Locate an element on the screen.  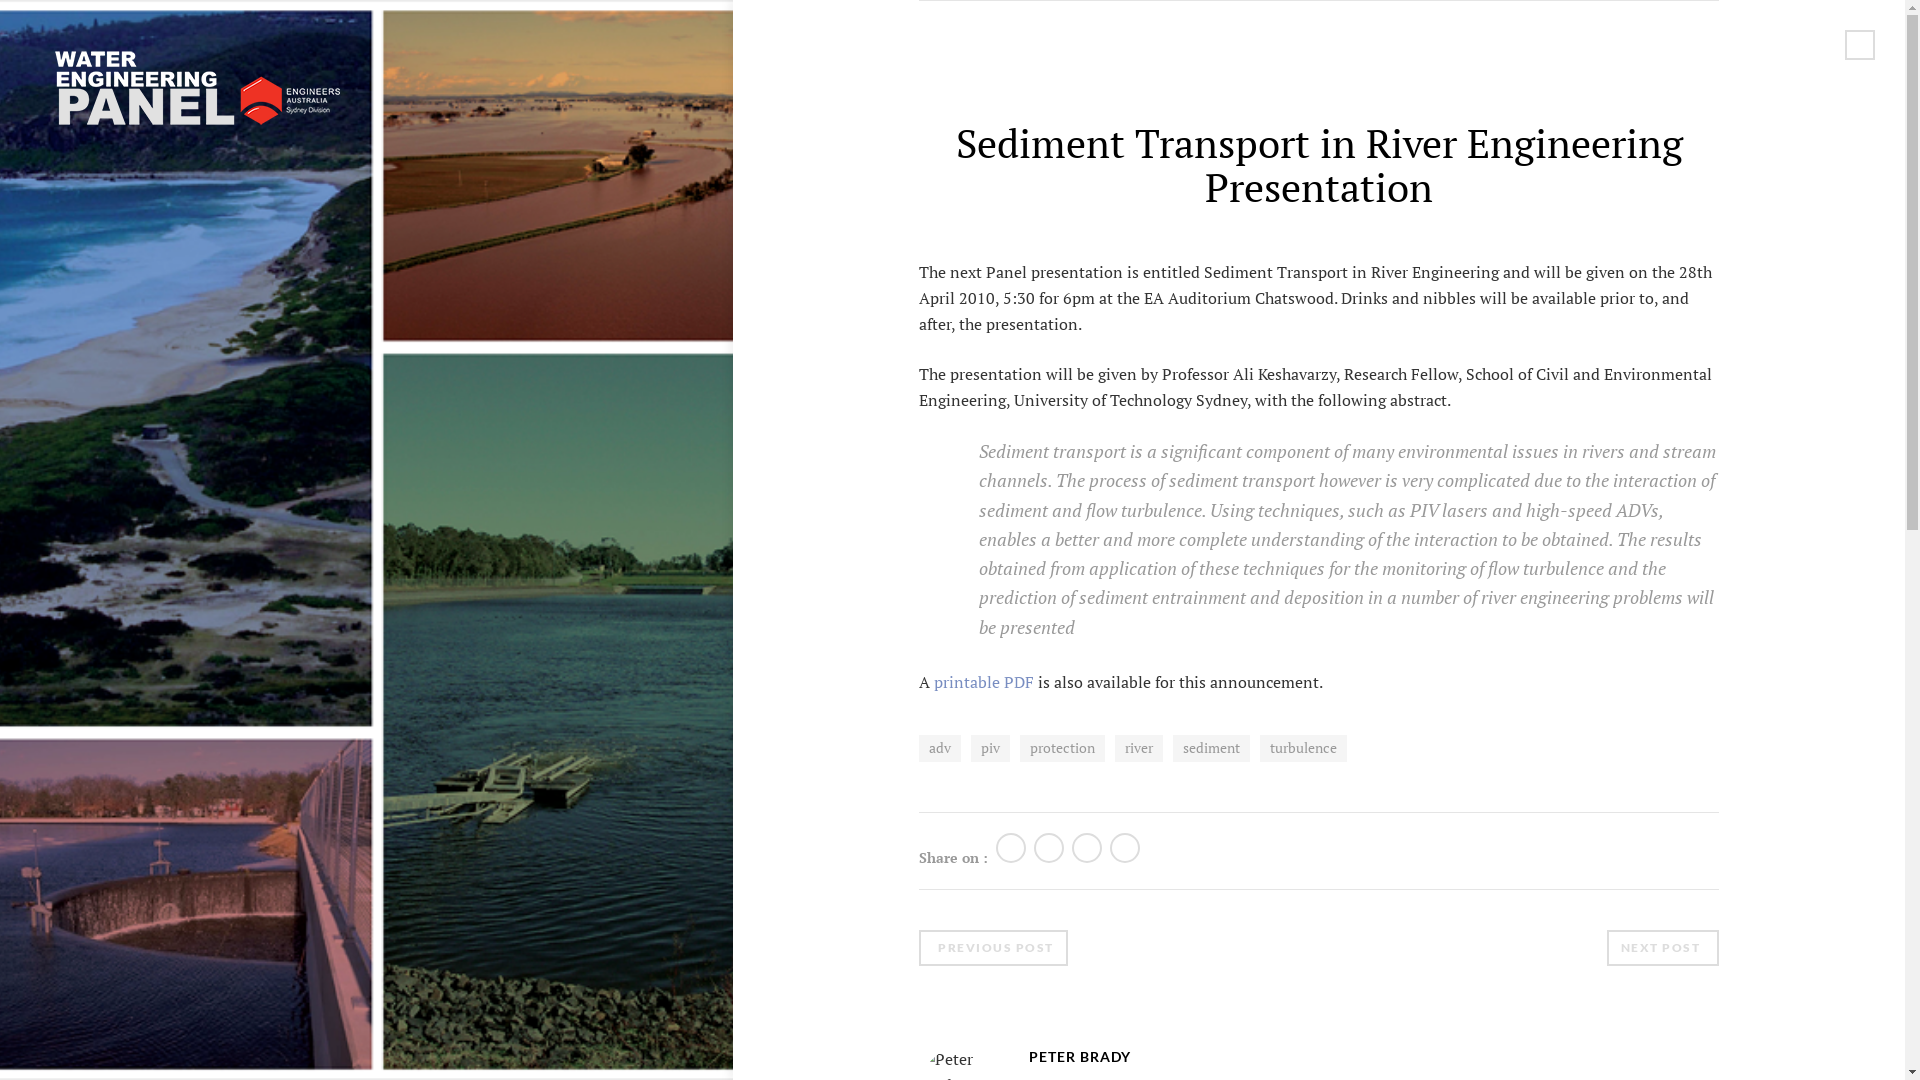
'Dinner' is located at coordinates (1630, 954).